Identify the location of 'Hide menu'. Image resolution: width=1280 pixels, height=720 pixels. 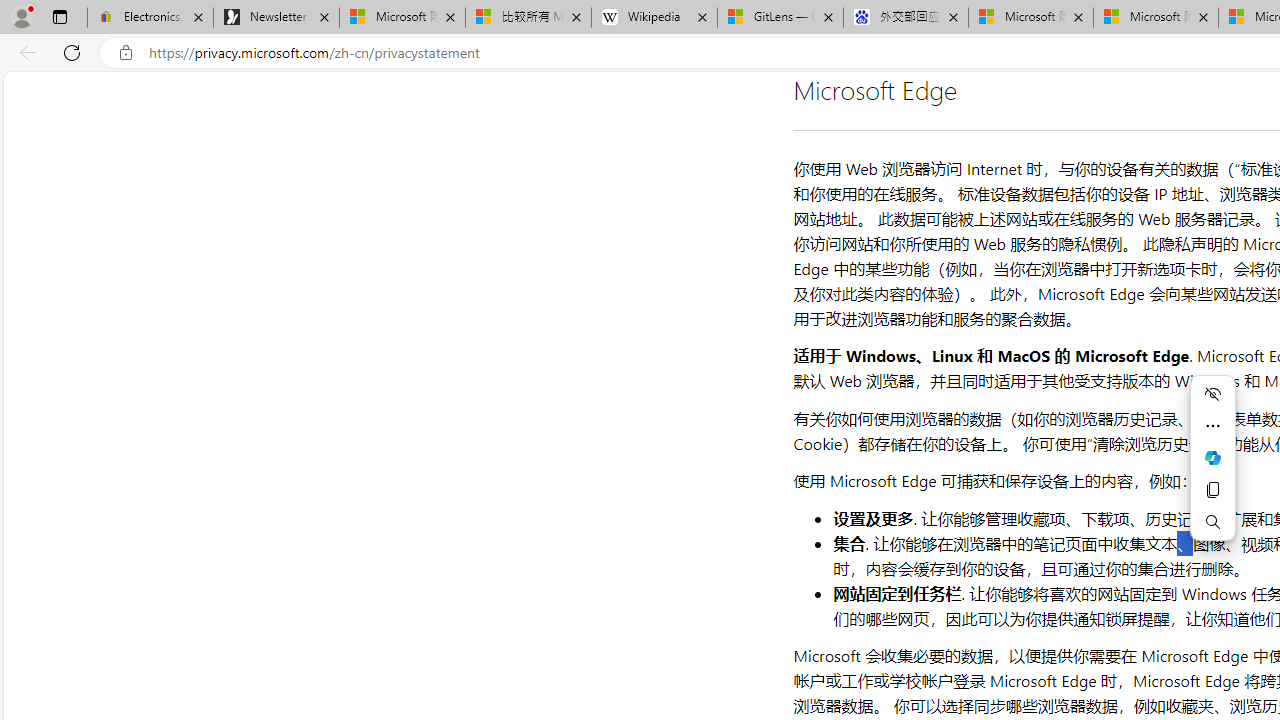
(1211, 393).